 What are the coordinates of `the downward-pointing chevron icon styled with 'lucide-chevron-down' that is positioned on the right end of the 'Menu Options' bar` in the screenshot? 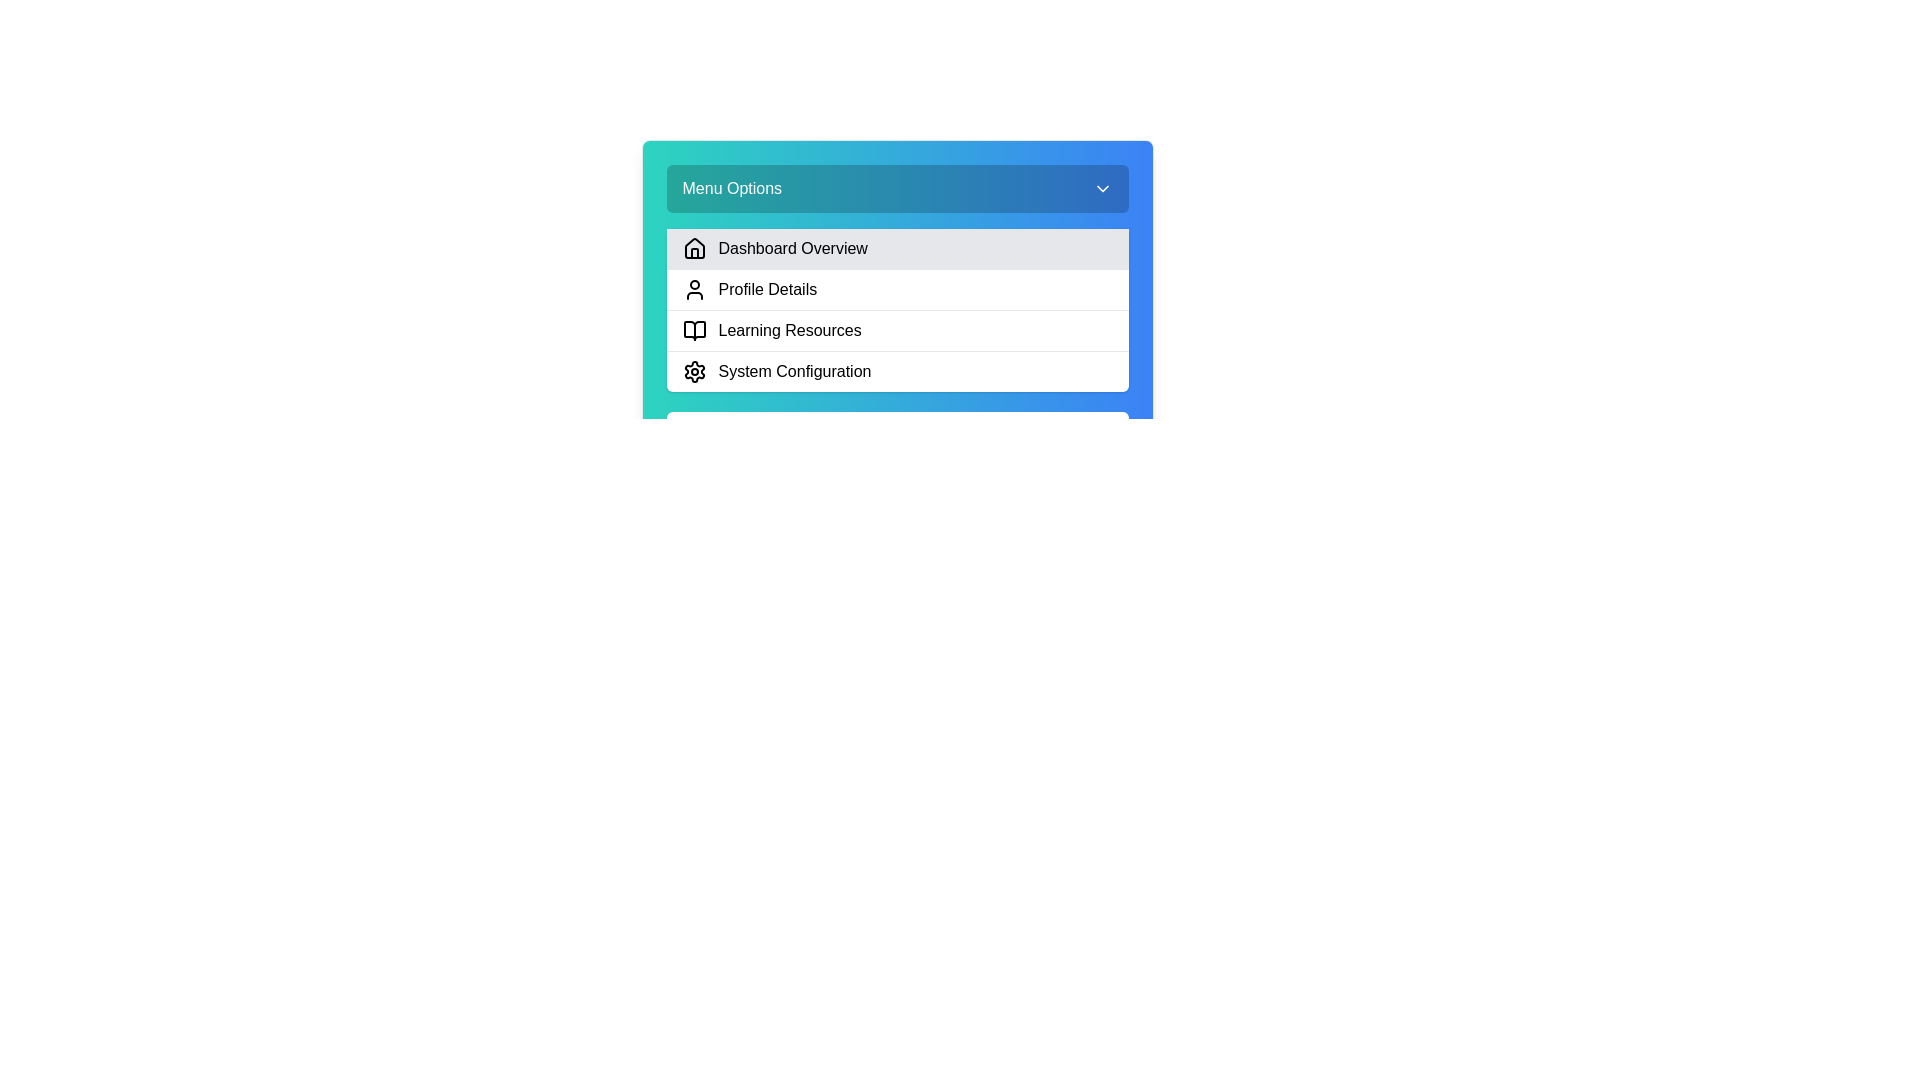 It's located at (1101, 189).